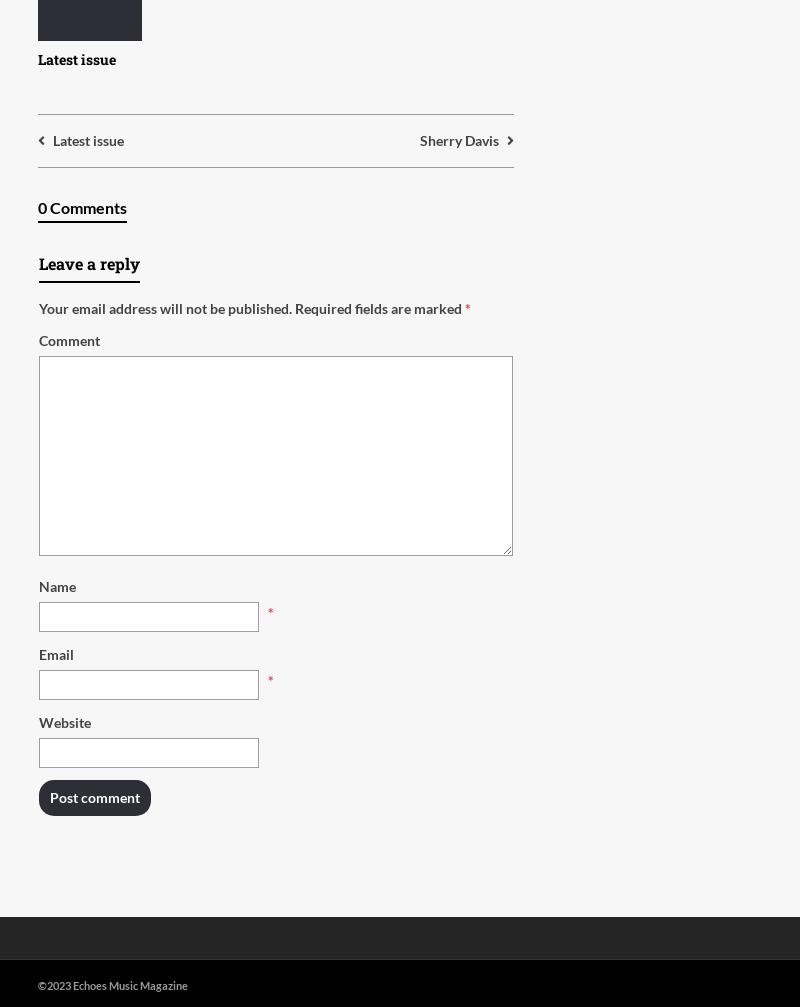 This screenshot has height=1007, width=800. I want to click on '0 Comments', so click(82, 207).